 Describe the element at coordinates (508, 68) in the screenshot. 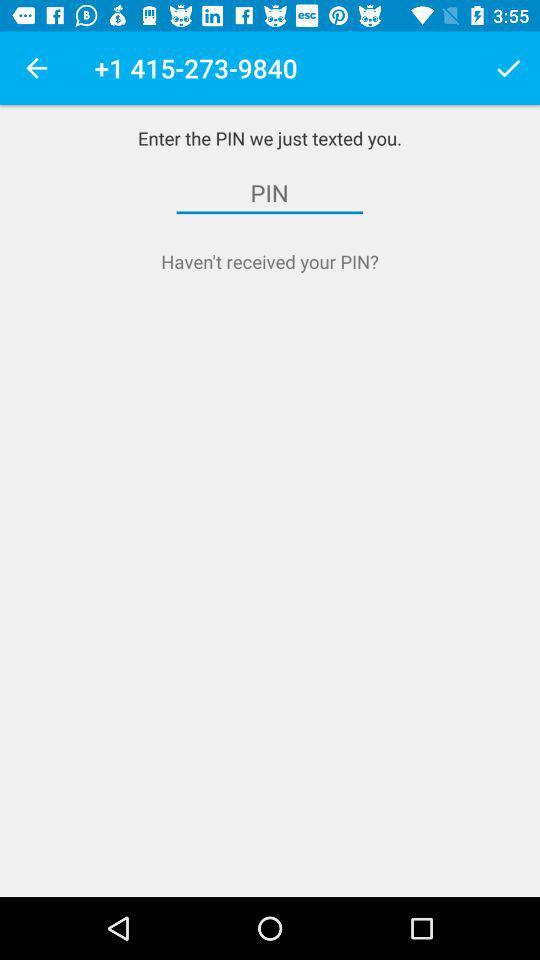

I see `the app next to 1 415 273` at that location.